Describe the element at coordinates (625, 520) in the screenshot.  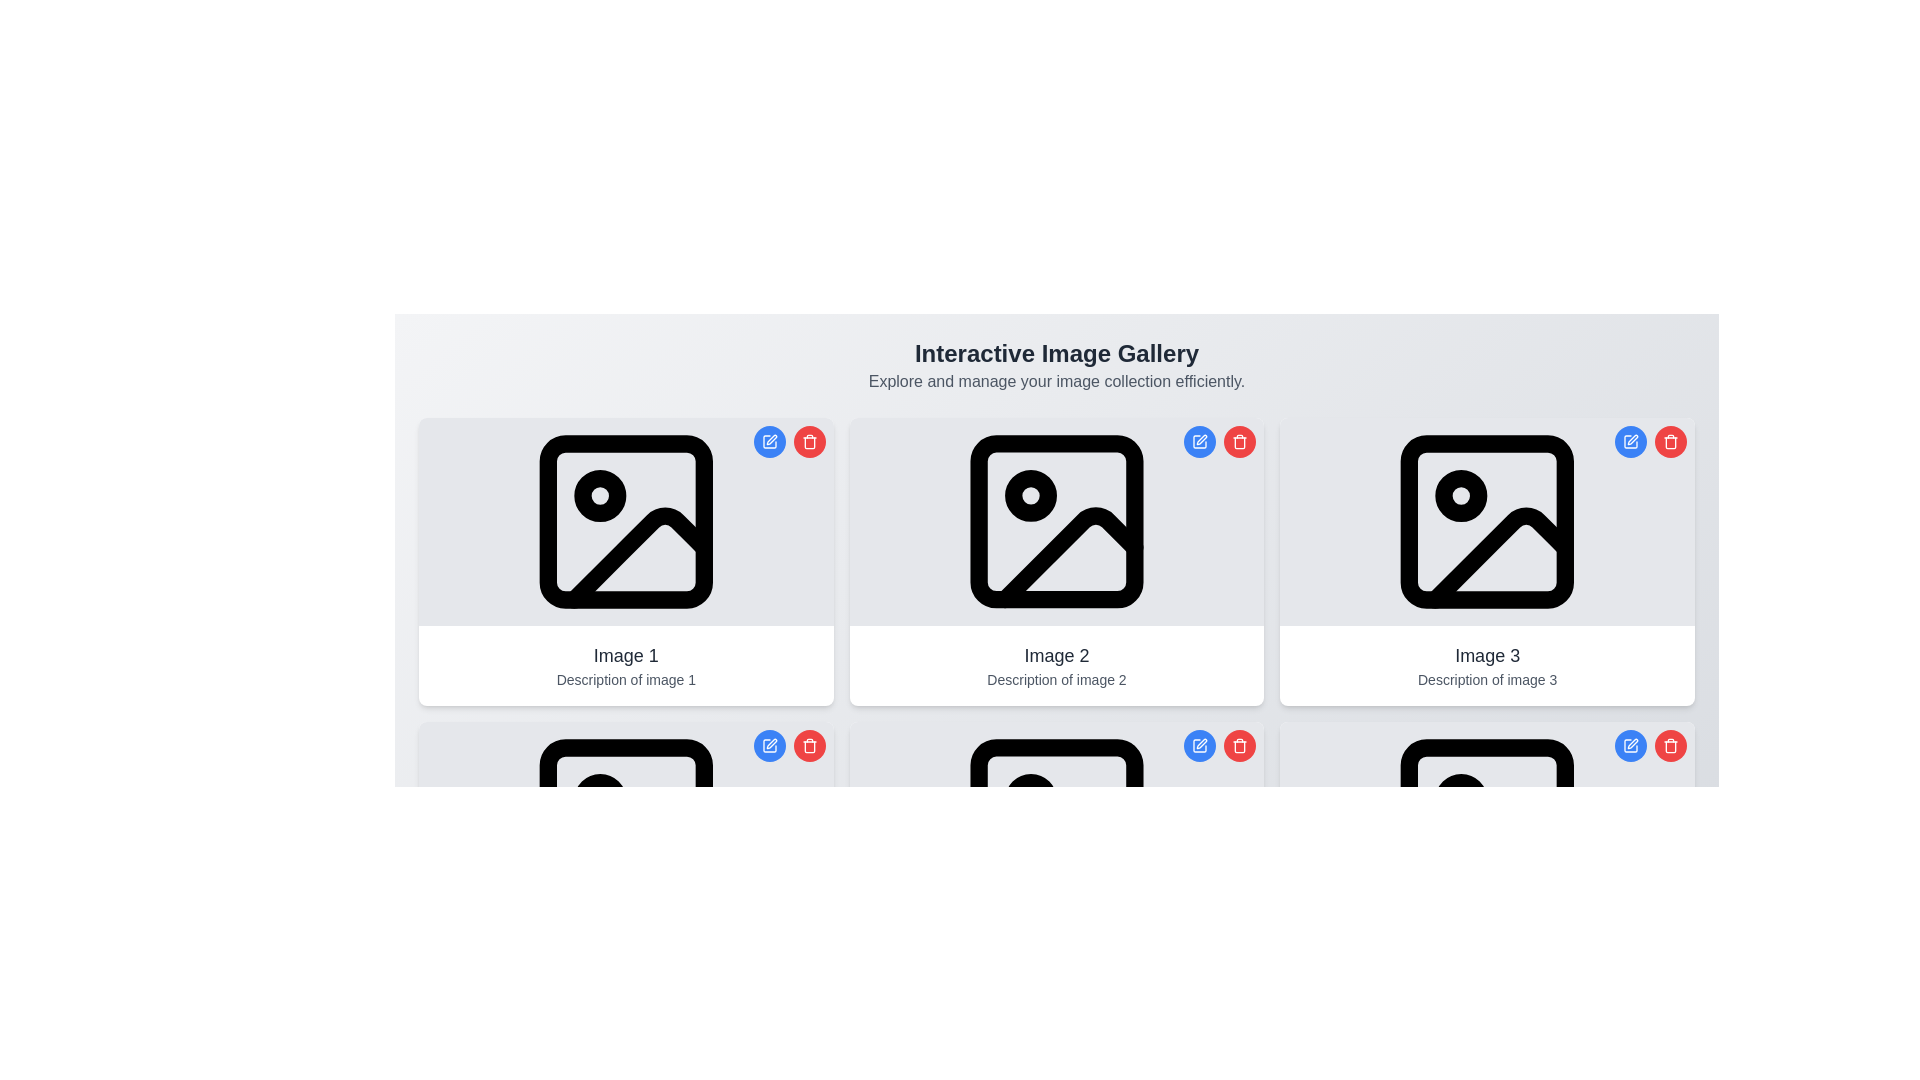
I see `the Image placeholder icon located within the white card labeled 'Image 1' in the first column and first row of the gallery grid` at that location.